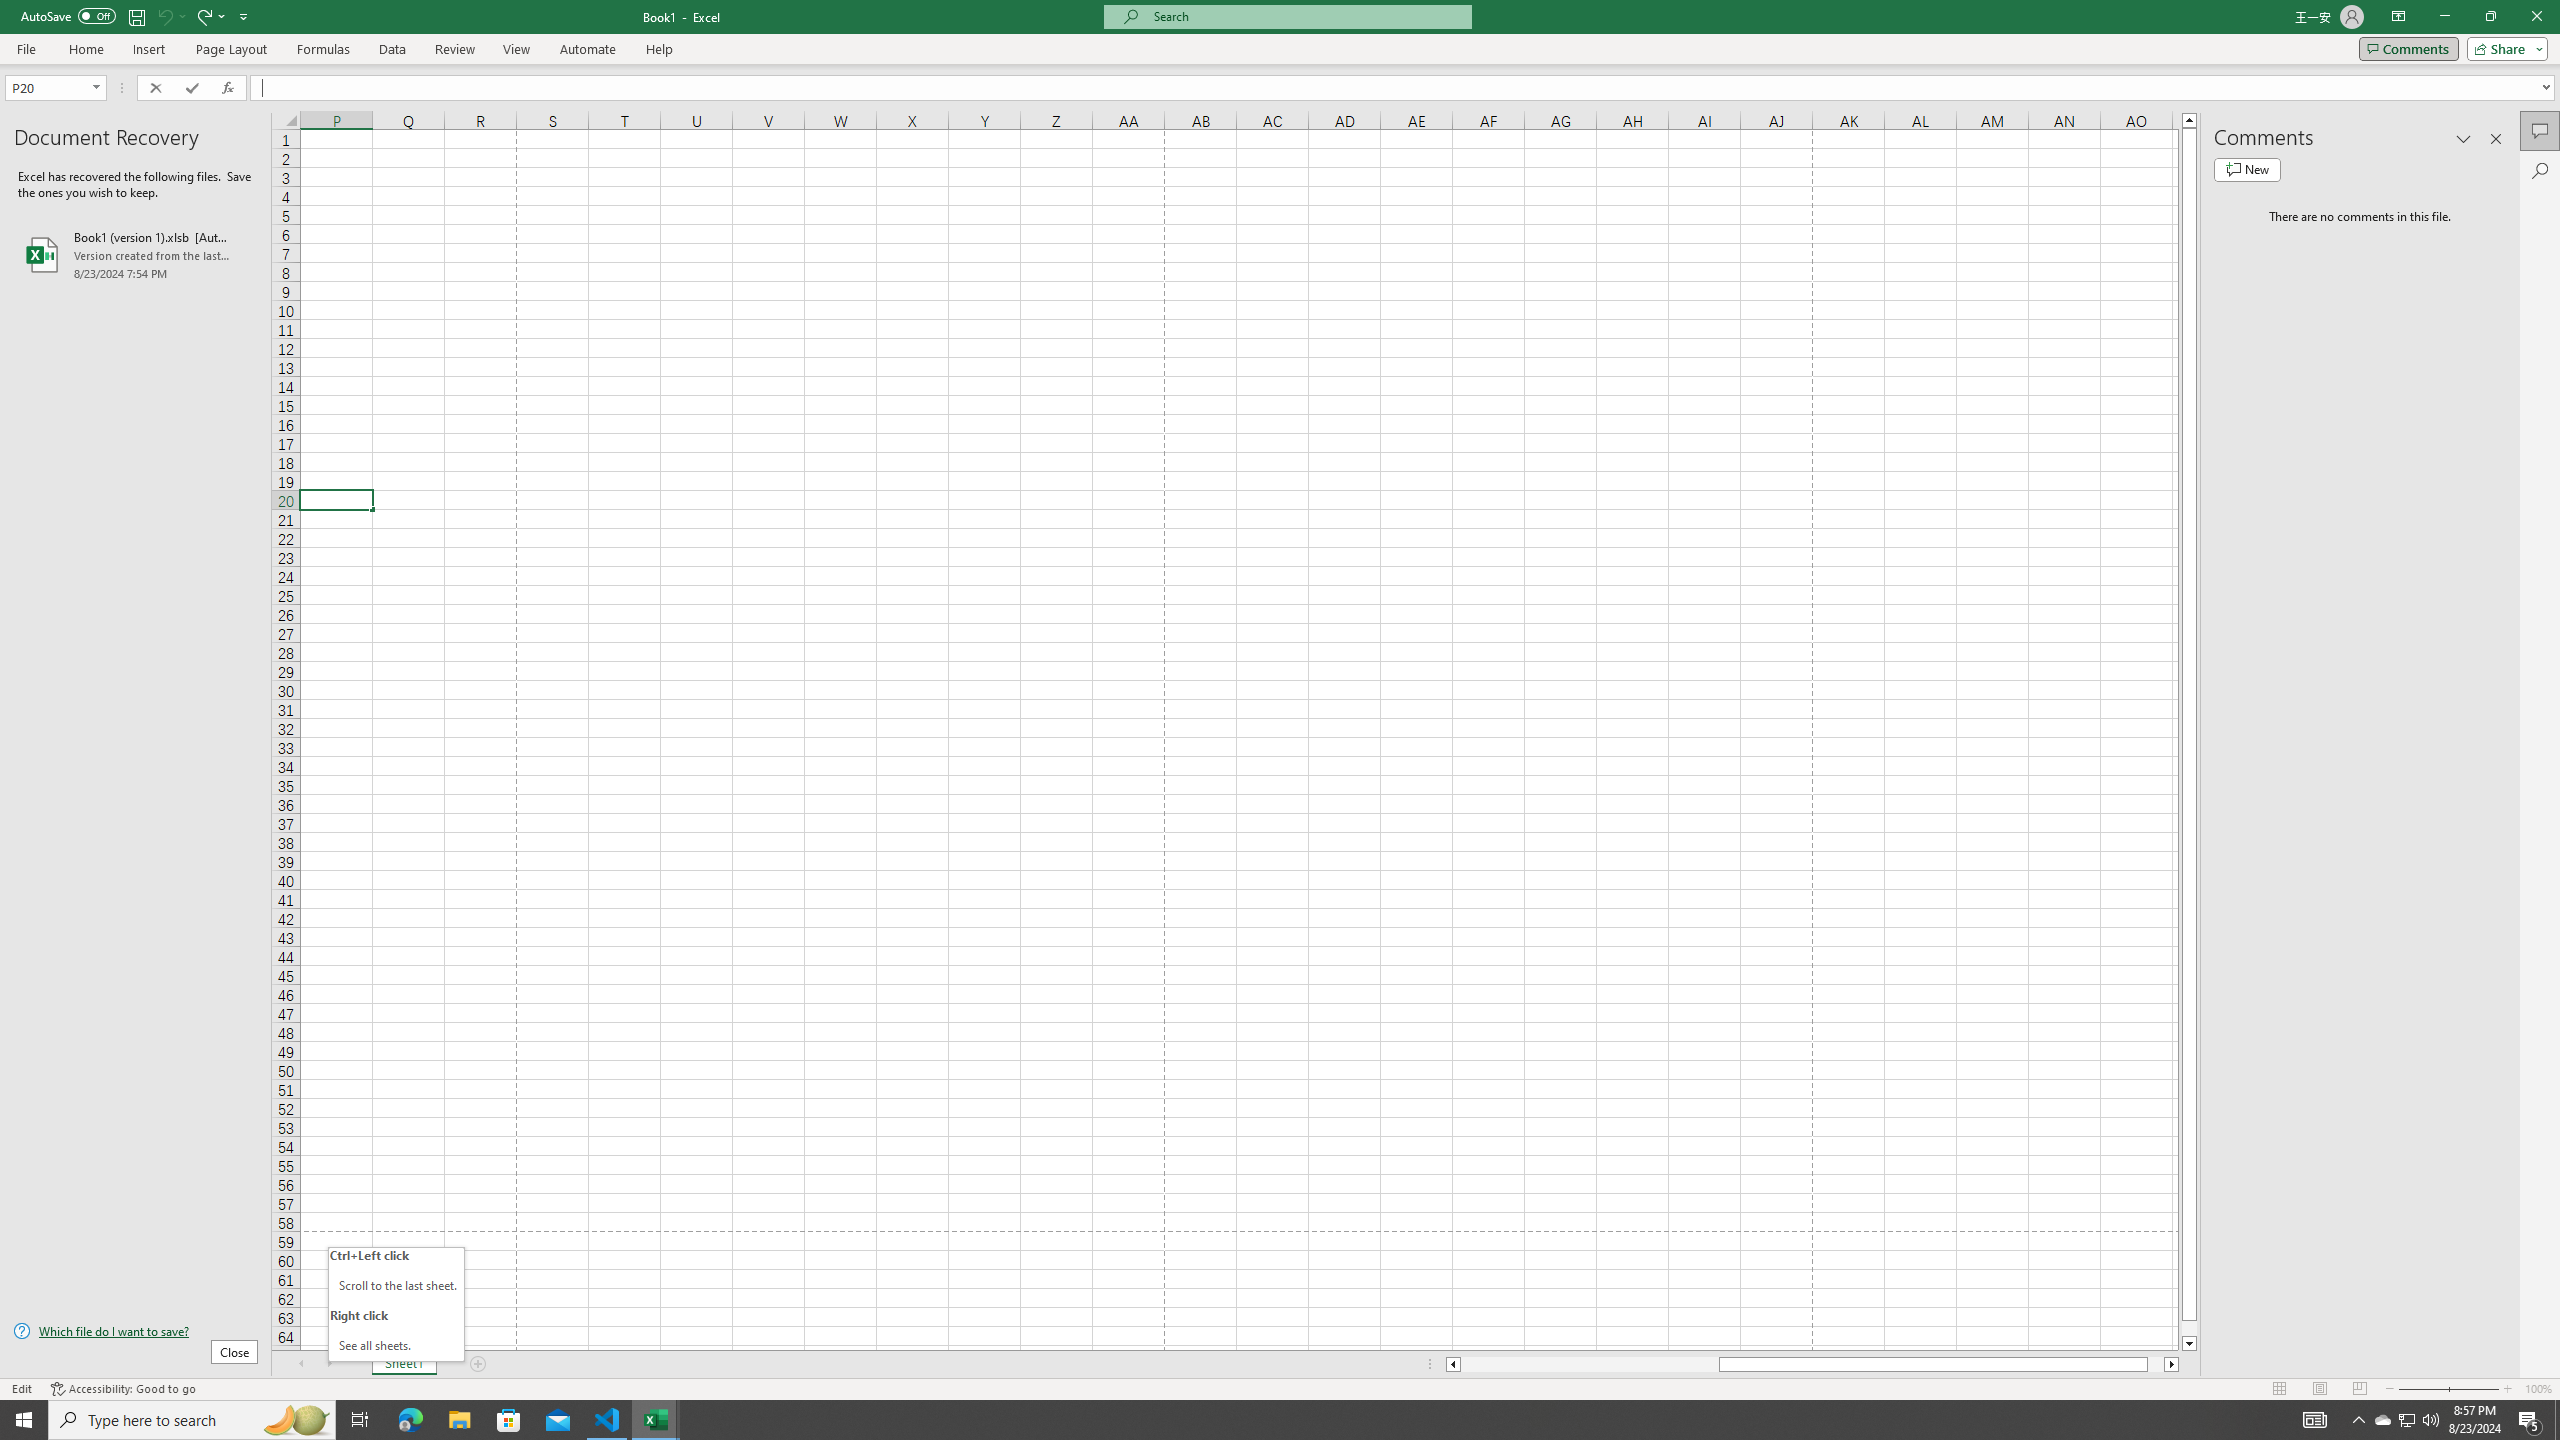  Describe the element at coordinates (135, 15) in the screenshot. I see `'Save'` at that location.